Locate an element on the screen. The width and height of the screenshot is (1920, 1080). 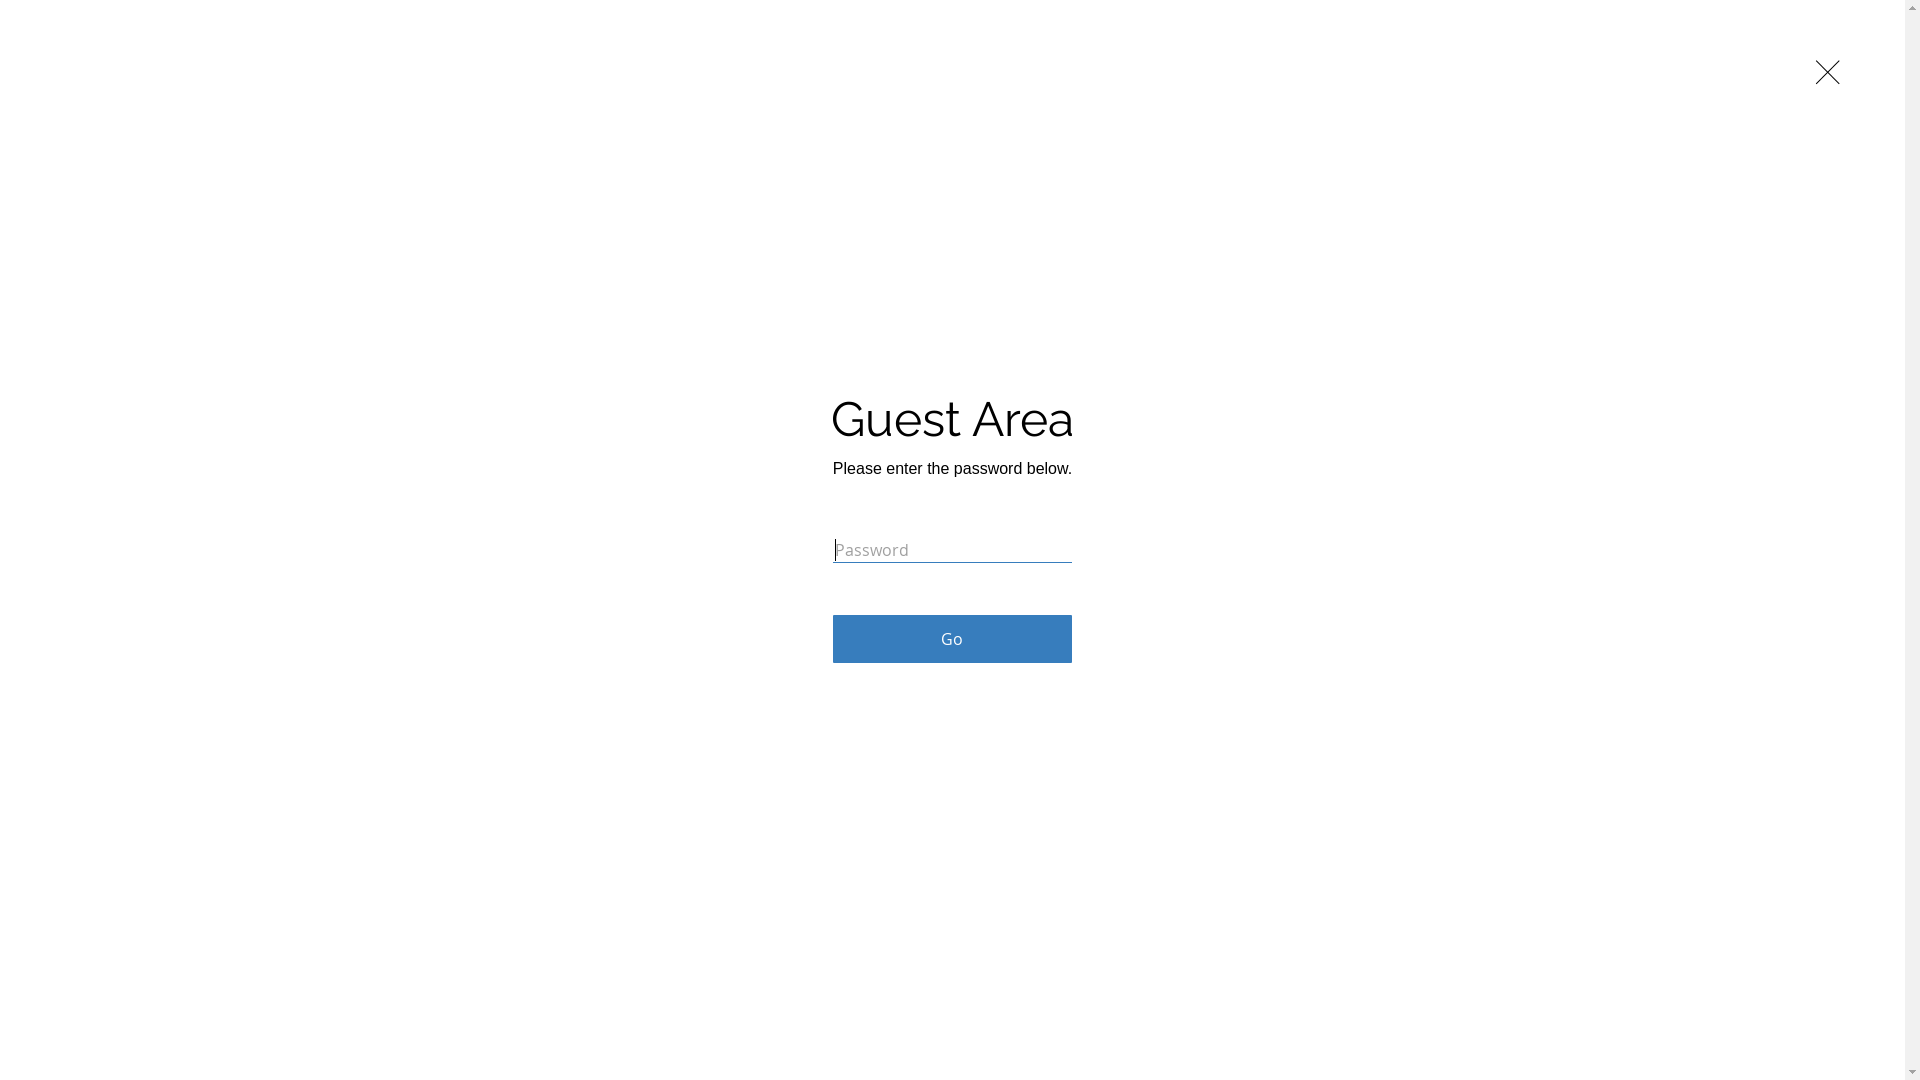
'Go' is located at coordinates (951, 639).